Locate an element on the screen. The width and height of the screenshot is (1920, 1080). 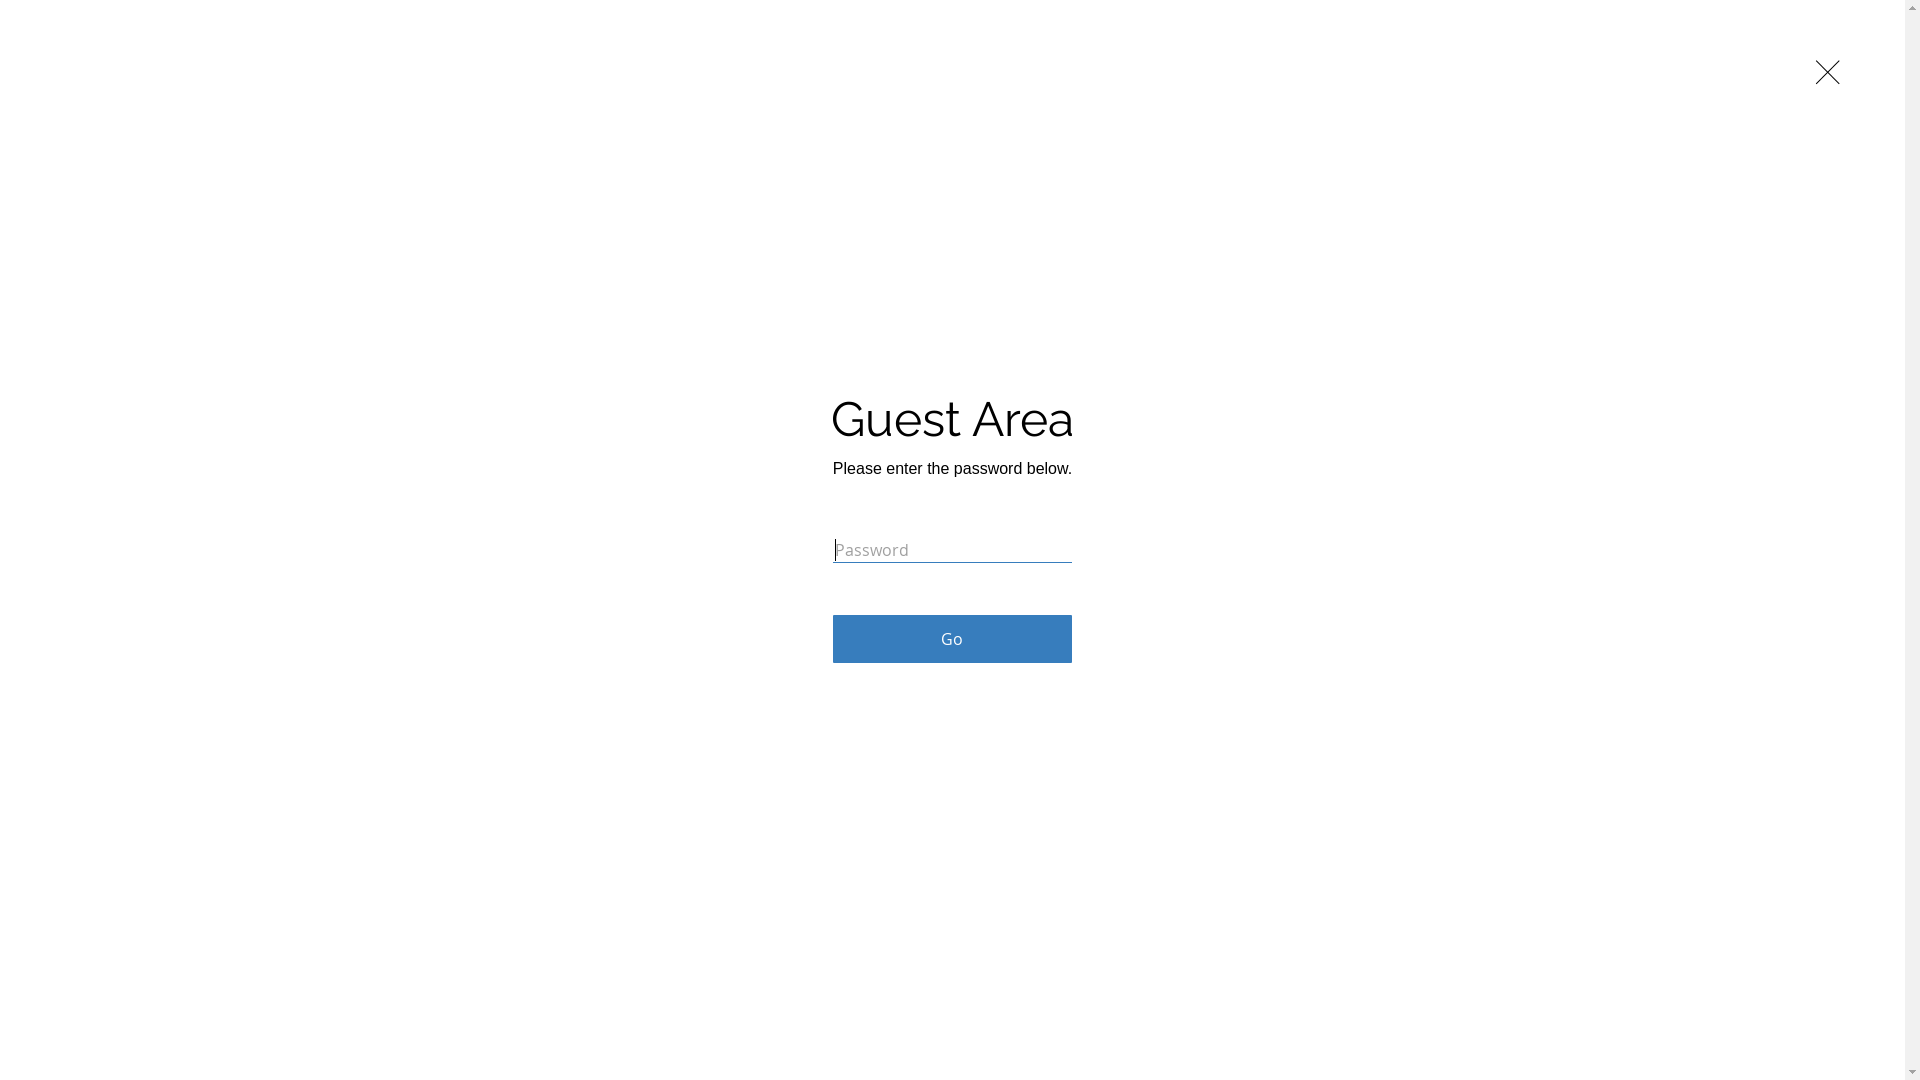
'Go' is located at coordinates (951, 639).